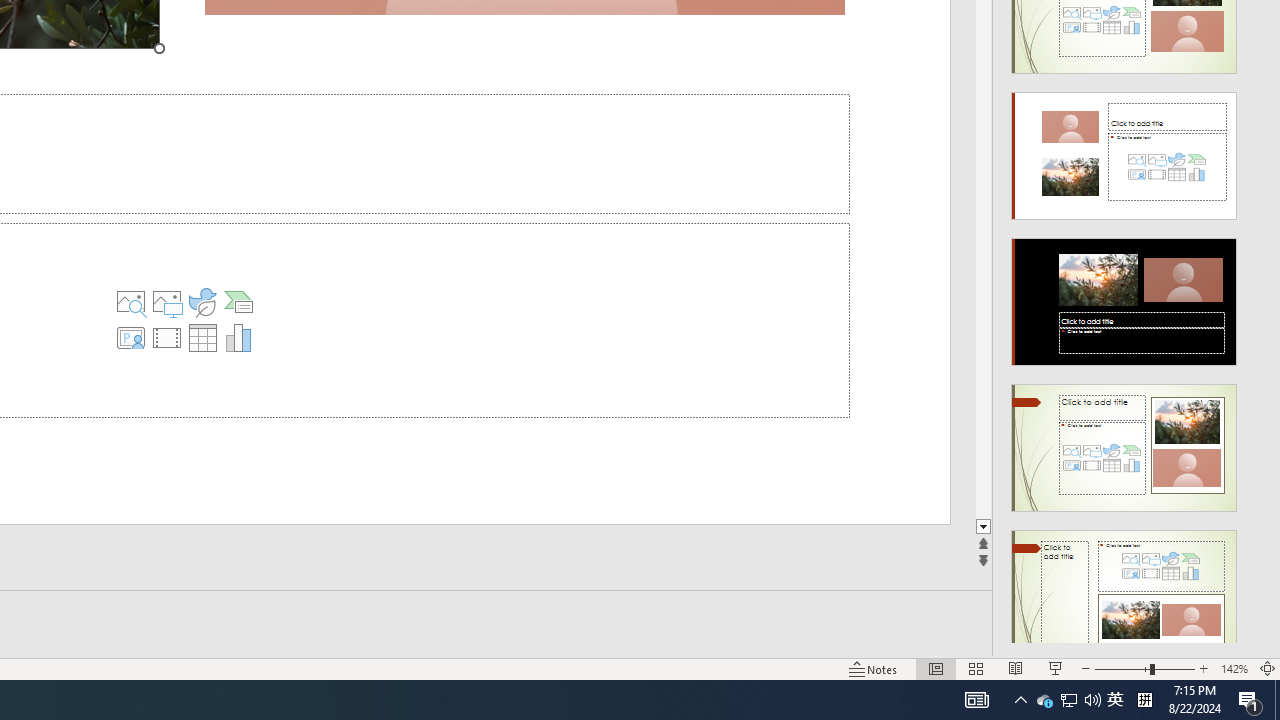 This screenshot has width=1280, height=720. I want to click on 'Action Center, 1 new notification', so click(1250, 698).